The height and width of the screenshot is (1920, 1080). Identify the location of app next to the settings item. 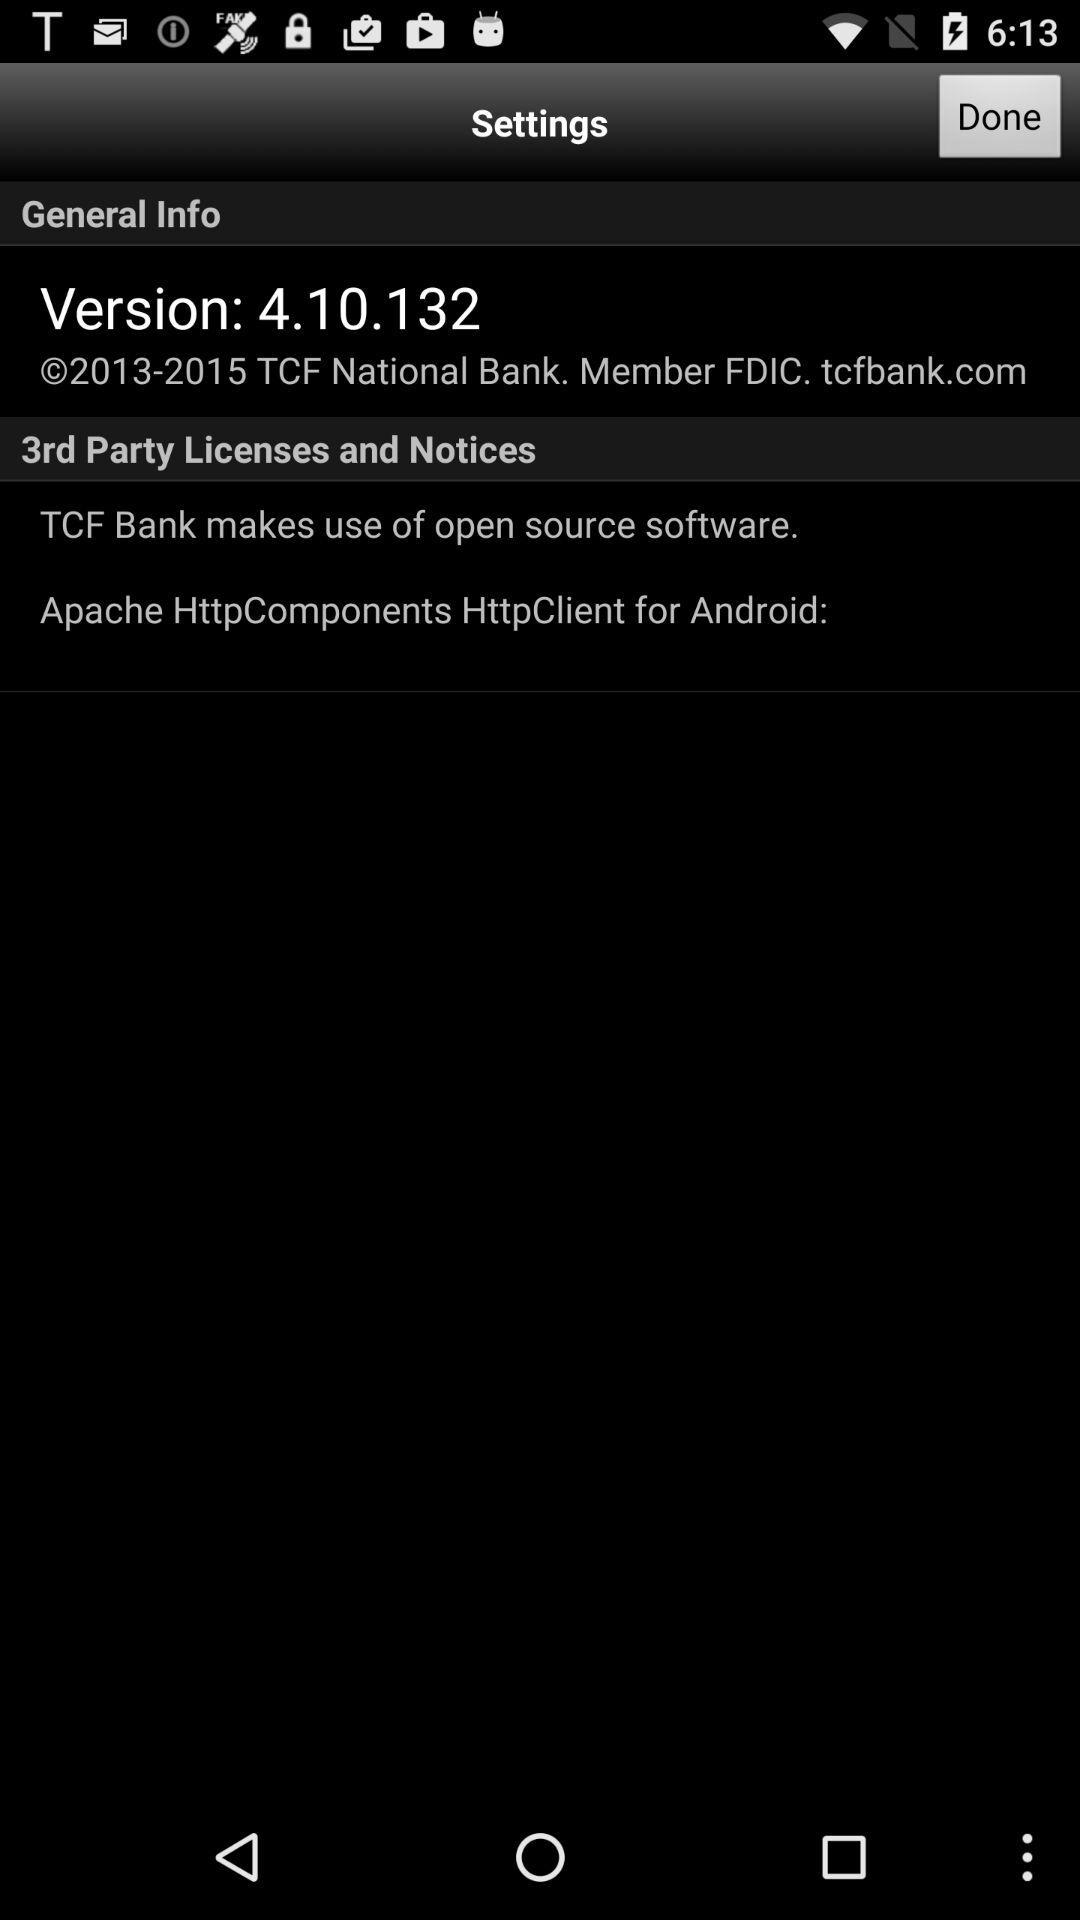
(1000, 121).